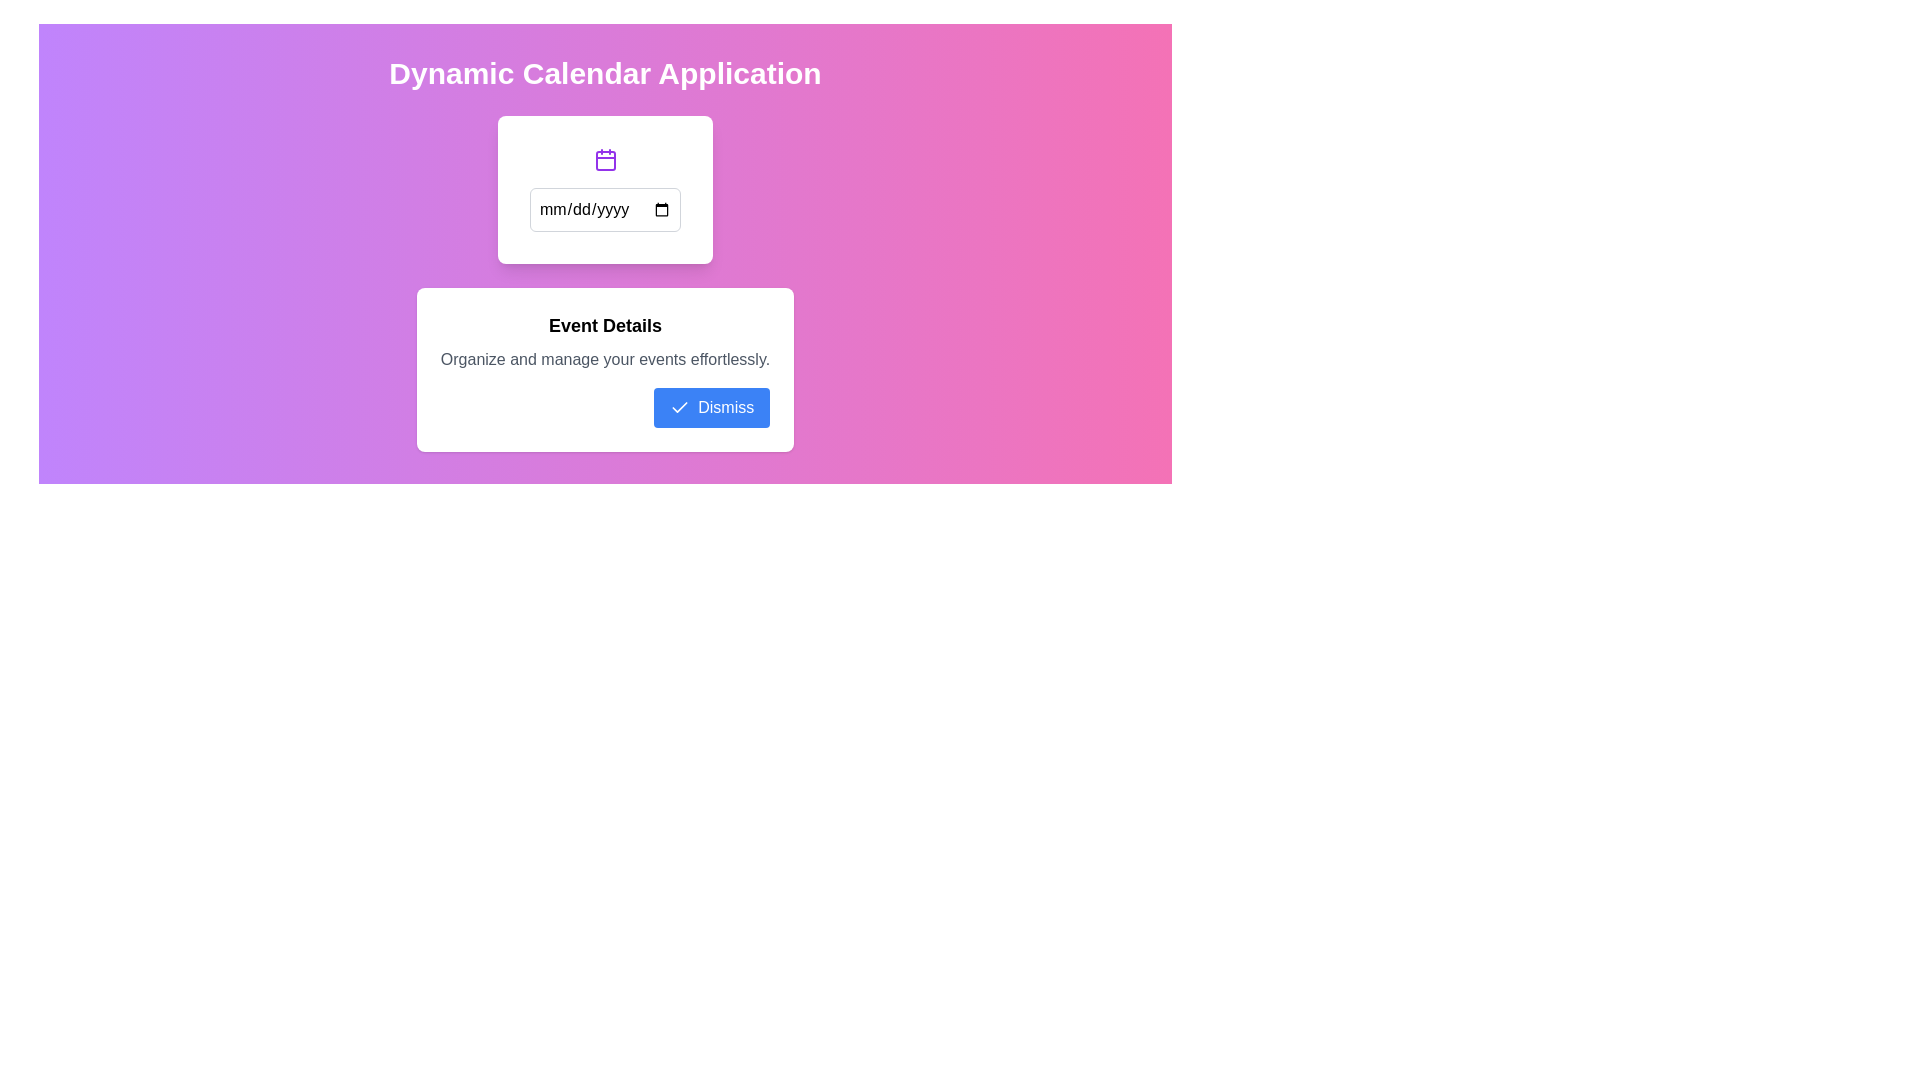 This screenshot has width=1920, height=1080. I want to click on the Date input field, which is a text input box with rounded corners and a placeholder text 'mm/dd/yyyy', to focus and type, so click(604, 209).